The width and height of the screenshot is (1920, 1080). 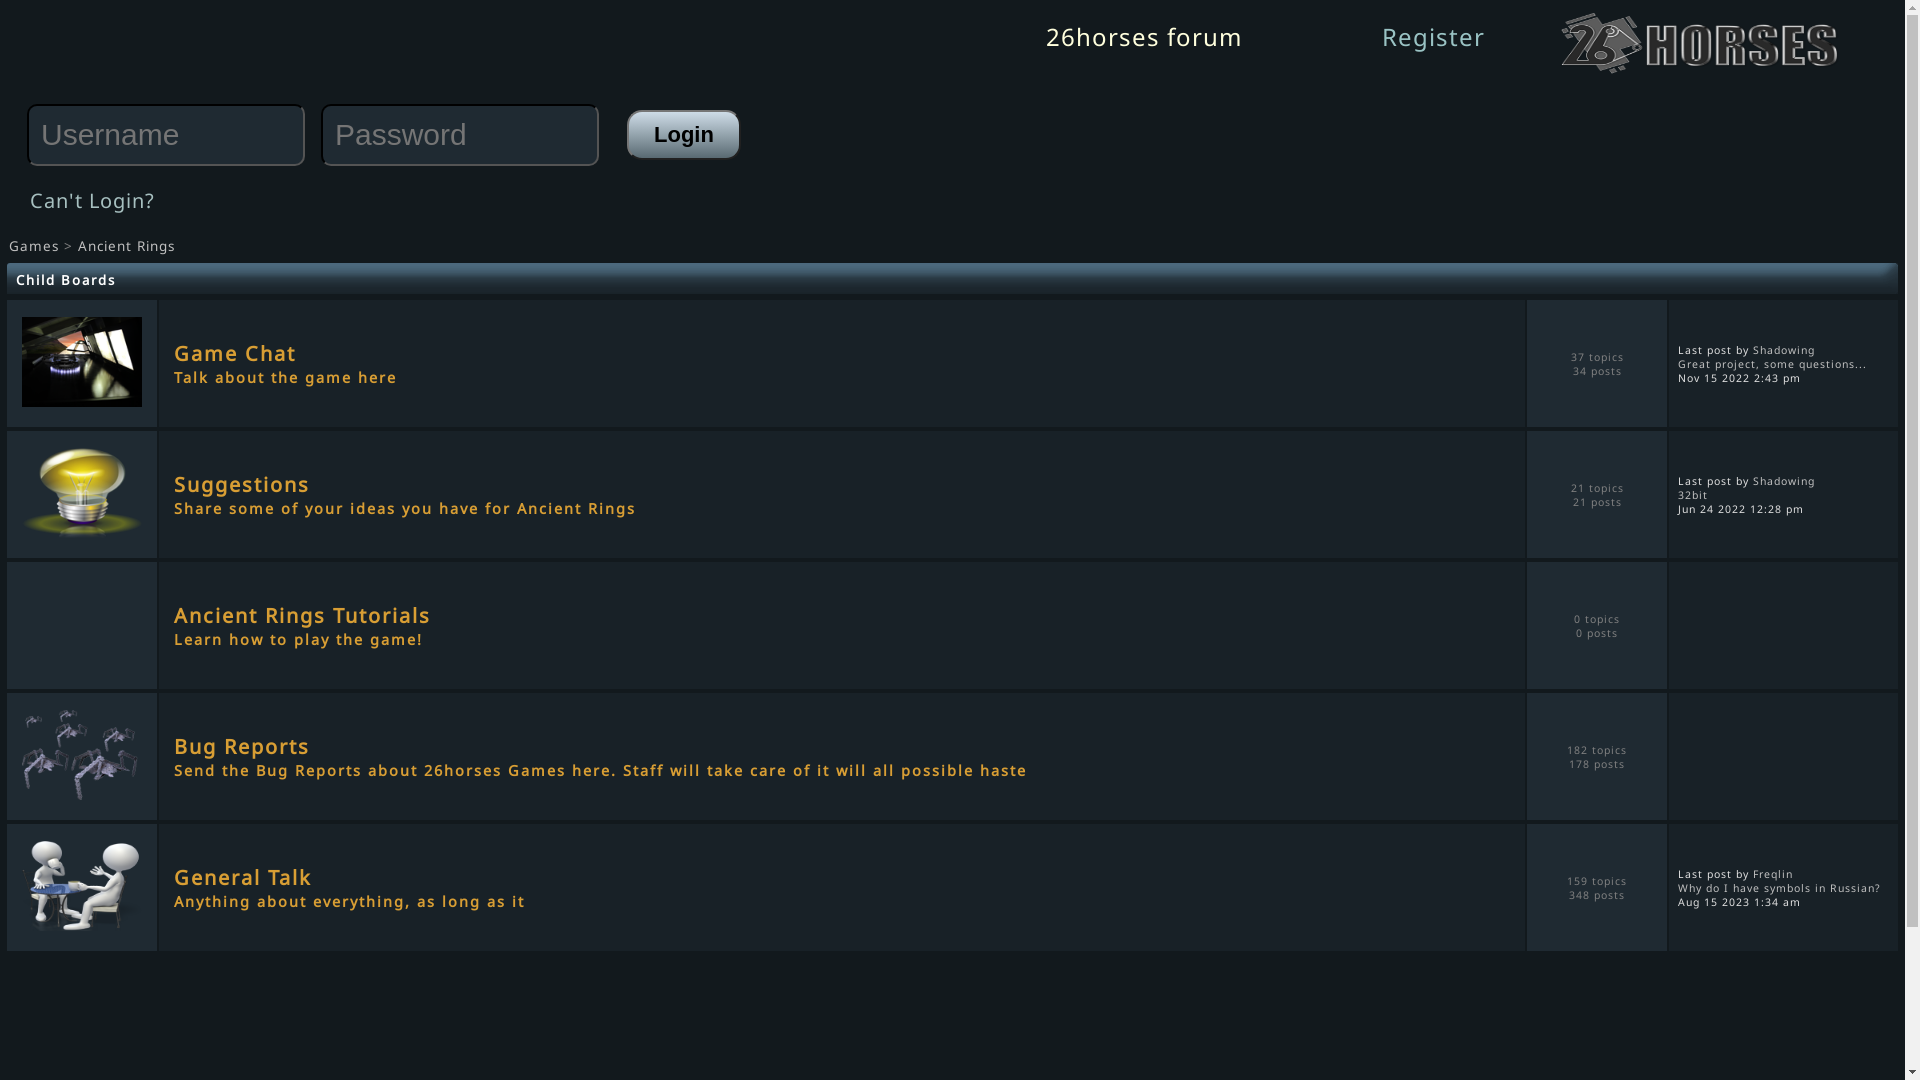 I want to click on '32bit', so click(x=1692, y=494).